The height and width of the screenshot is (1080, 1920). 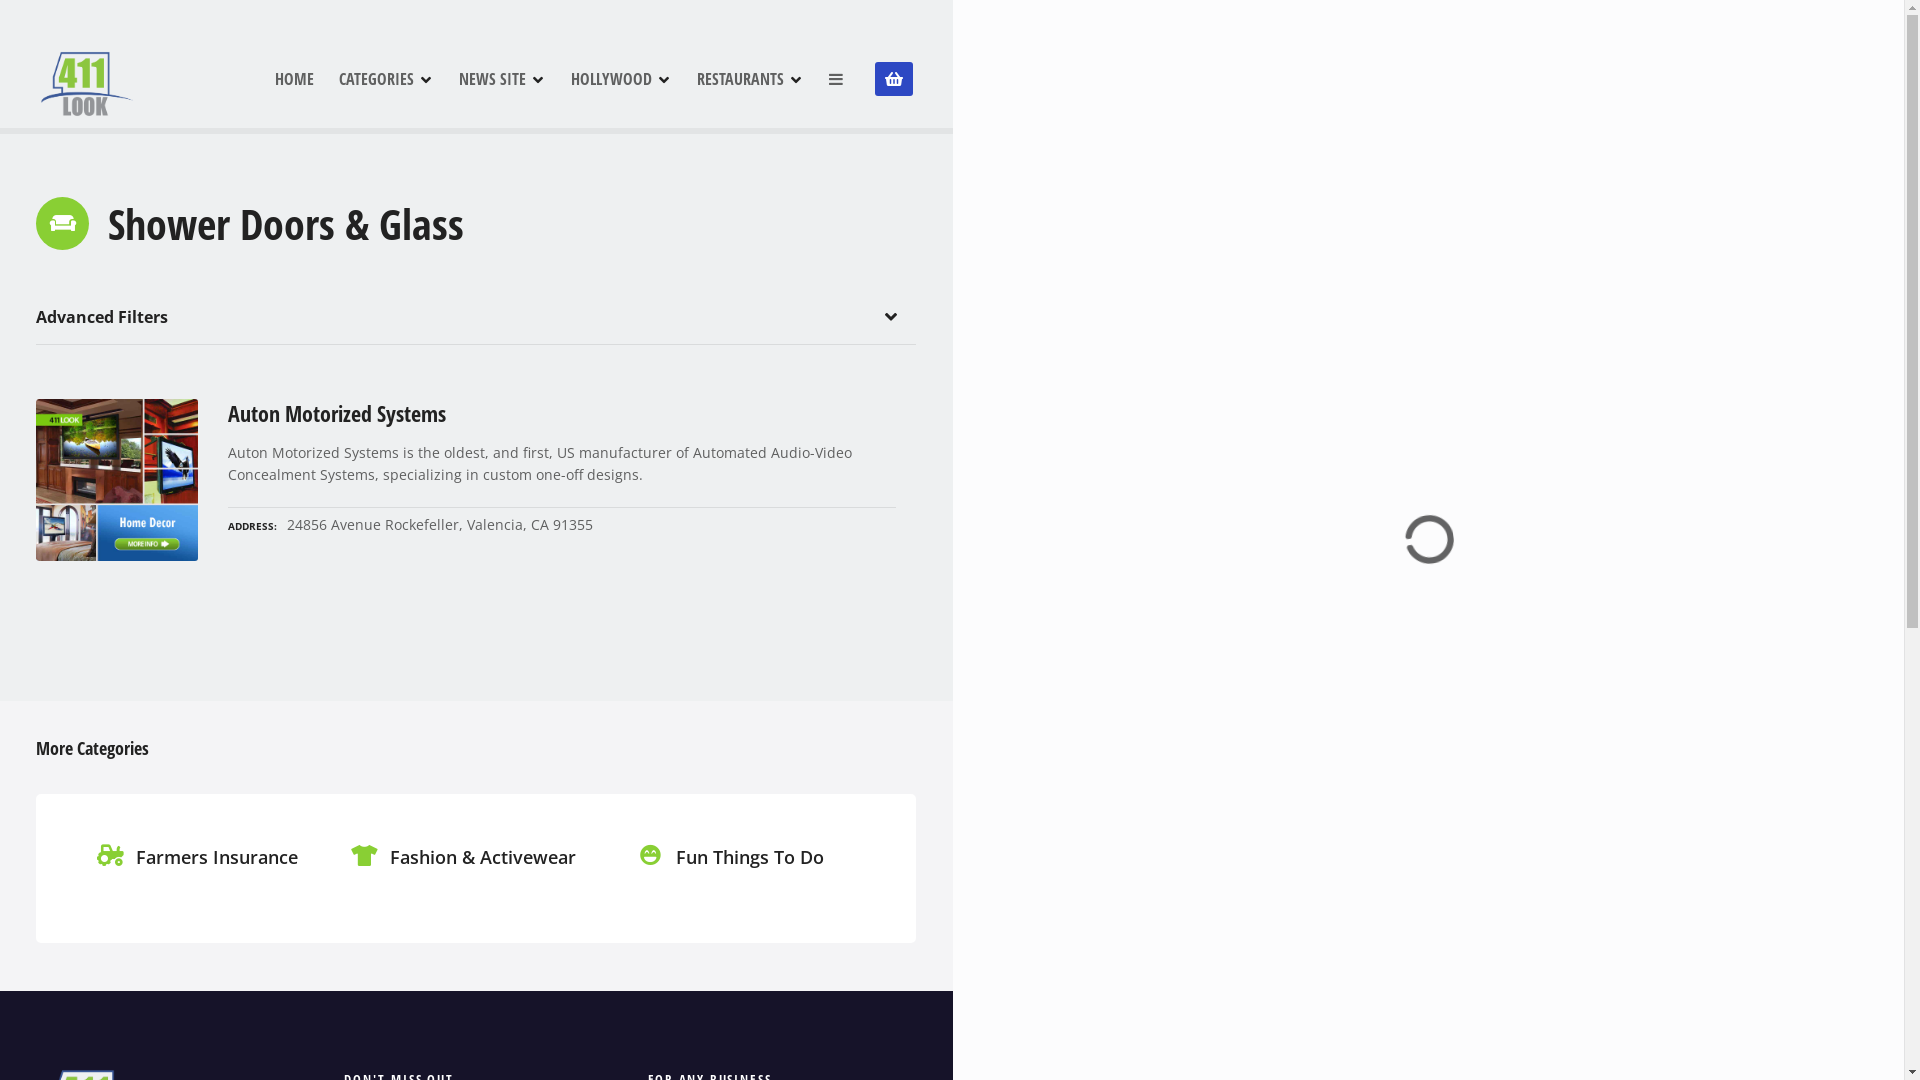 I want to click on 'HOLLYWOOD', so click(x=619, y=77).